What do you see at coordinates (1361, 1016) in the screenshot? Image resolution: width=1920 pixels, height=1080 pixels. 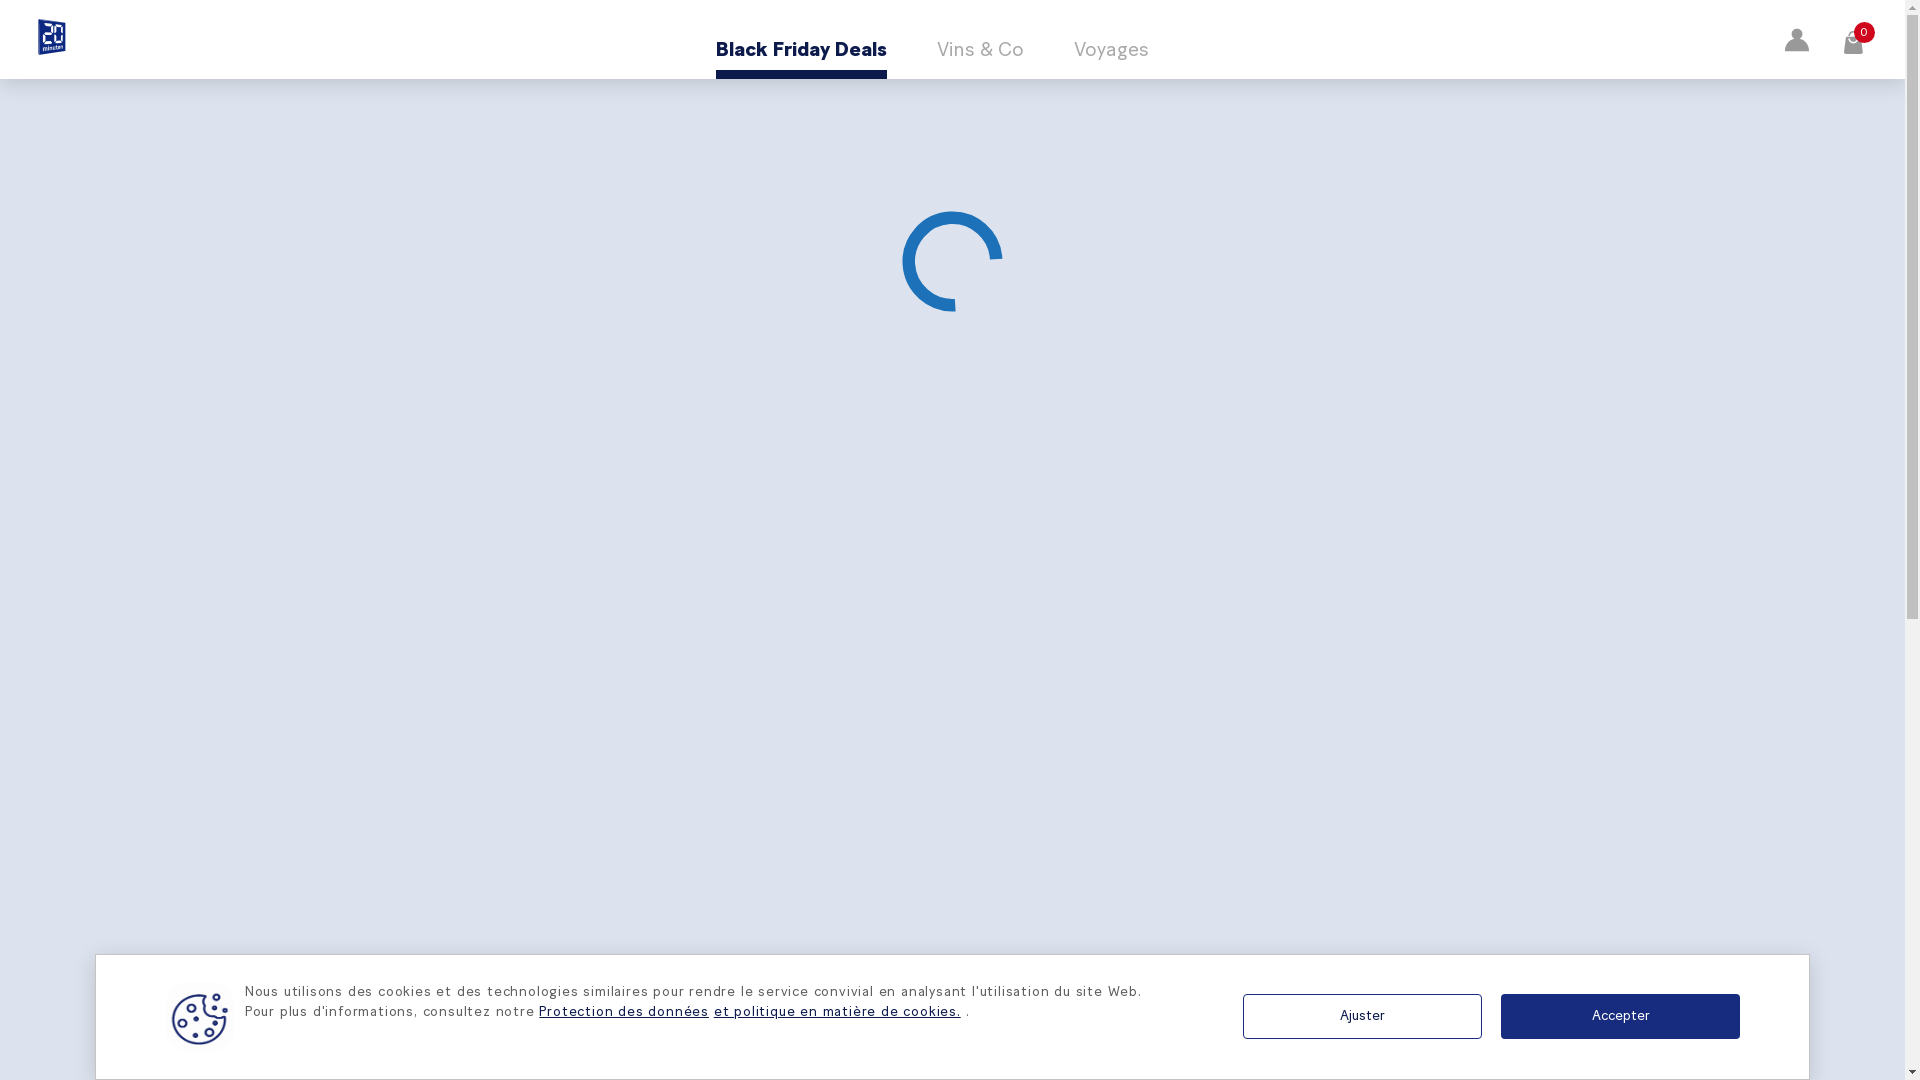 I see `'Ajuster'` at bounding box center [1361, 1016].